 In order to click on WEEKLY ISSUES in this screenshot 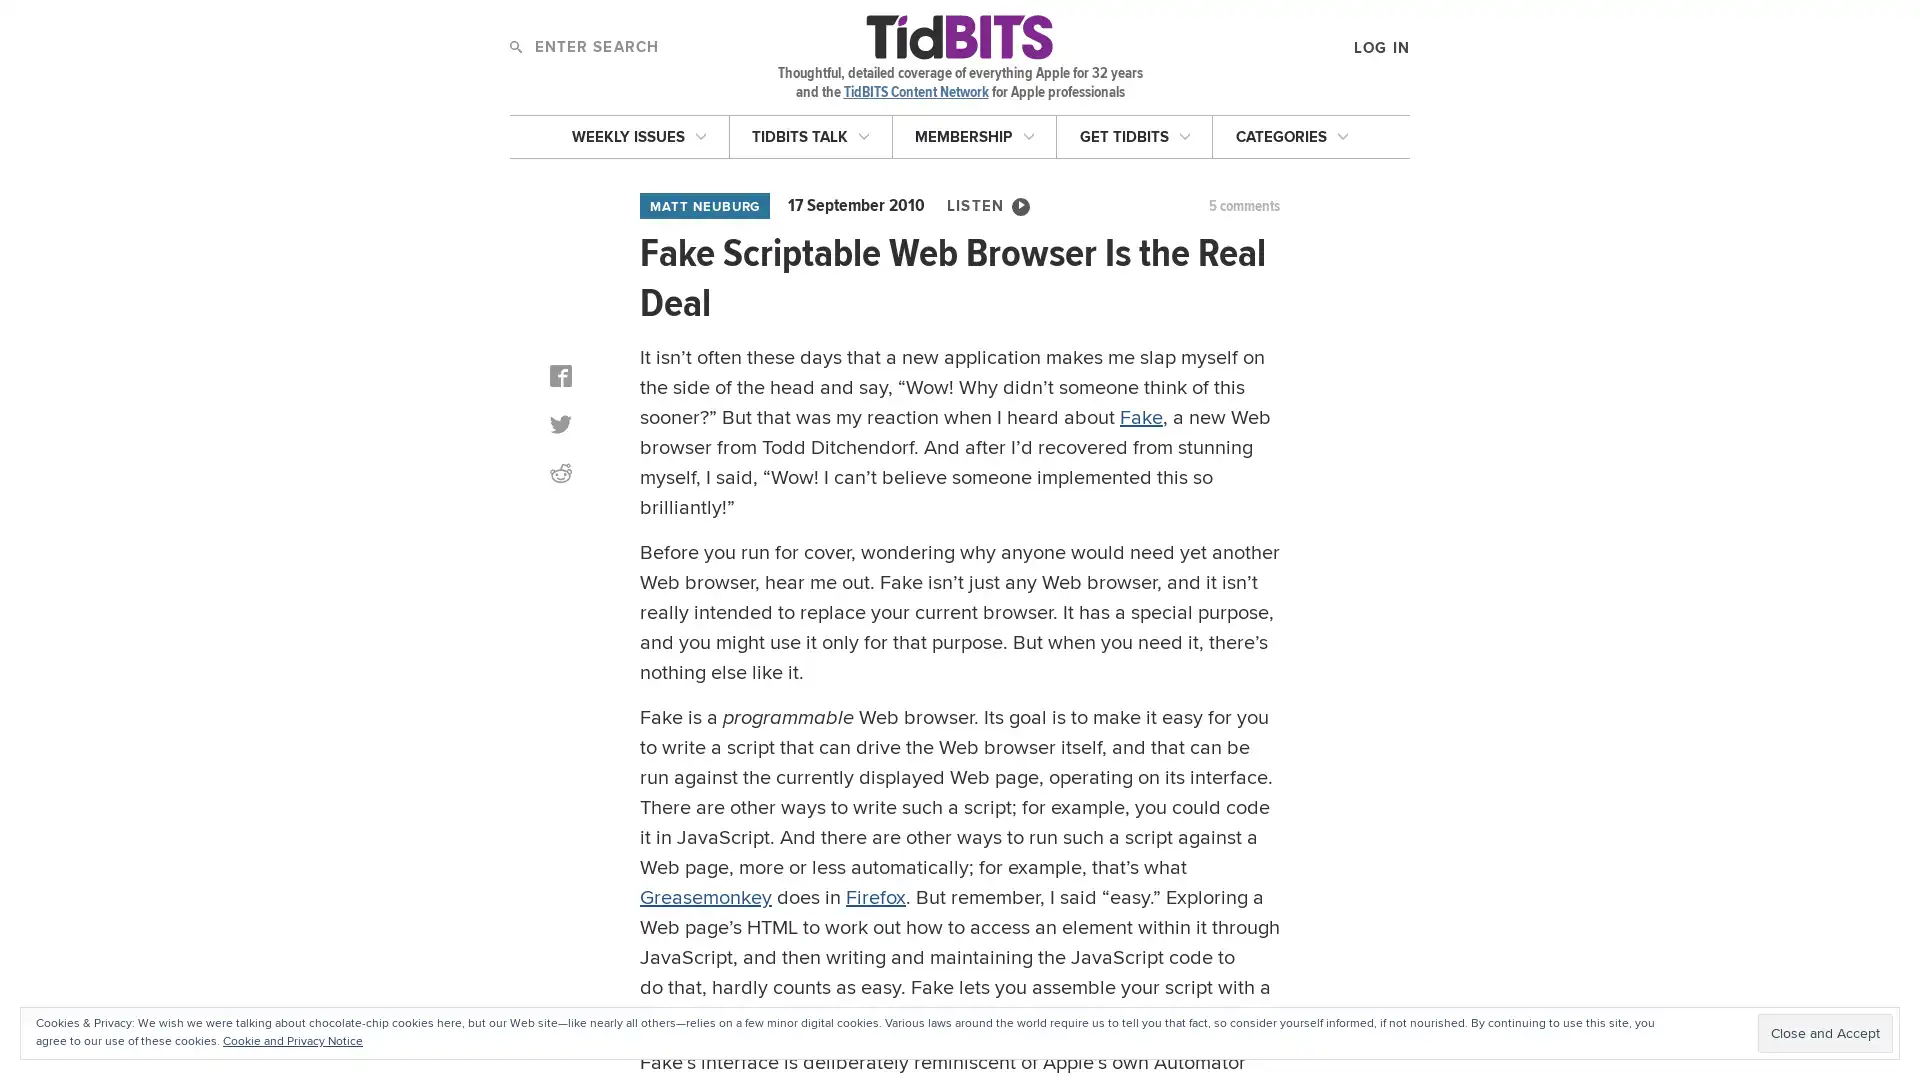, I will do `click(637, 135)`.